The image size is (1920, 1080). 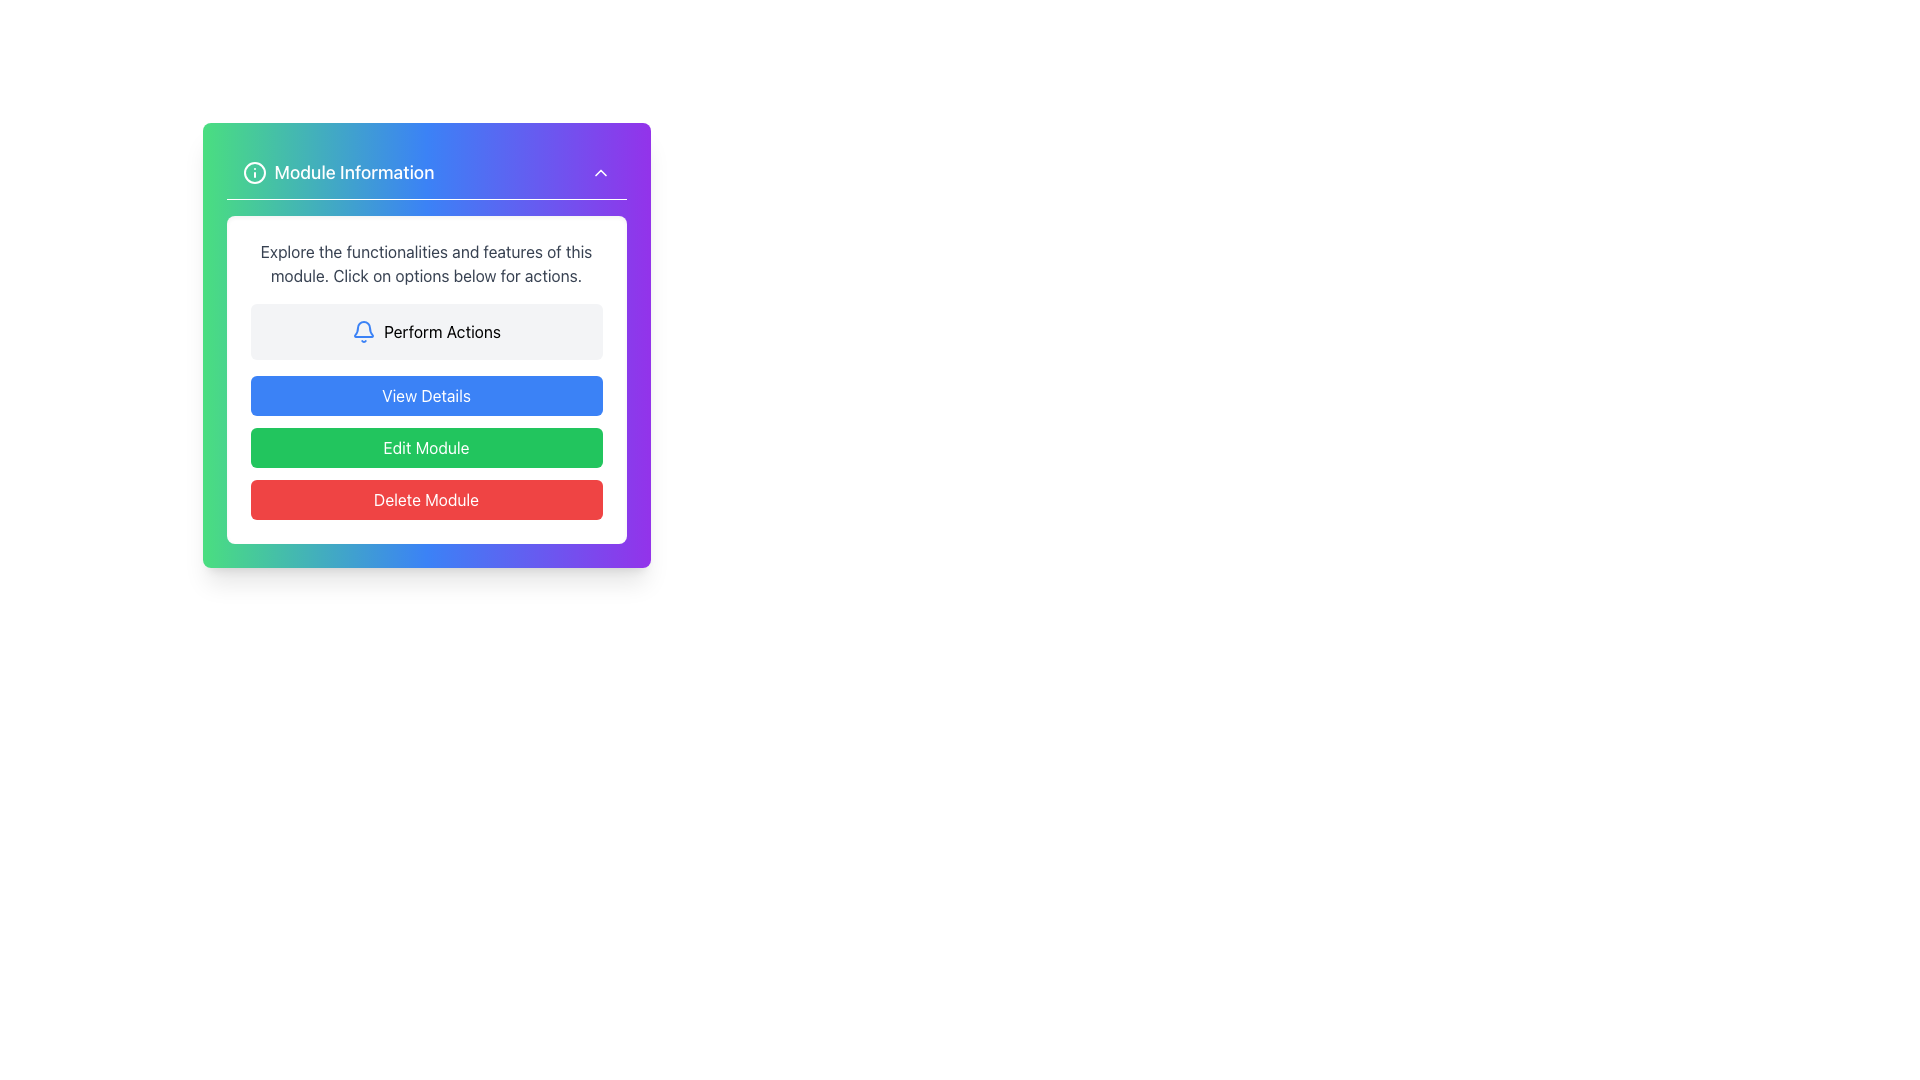 I want to click on the SVG Circle element styled as an information icon, located to the left of the heading 'Module Information', so click(x=253, y=172).